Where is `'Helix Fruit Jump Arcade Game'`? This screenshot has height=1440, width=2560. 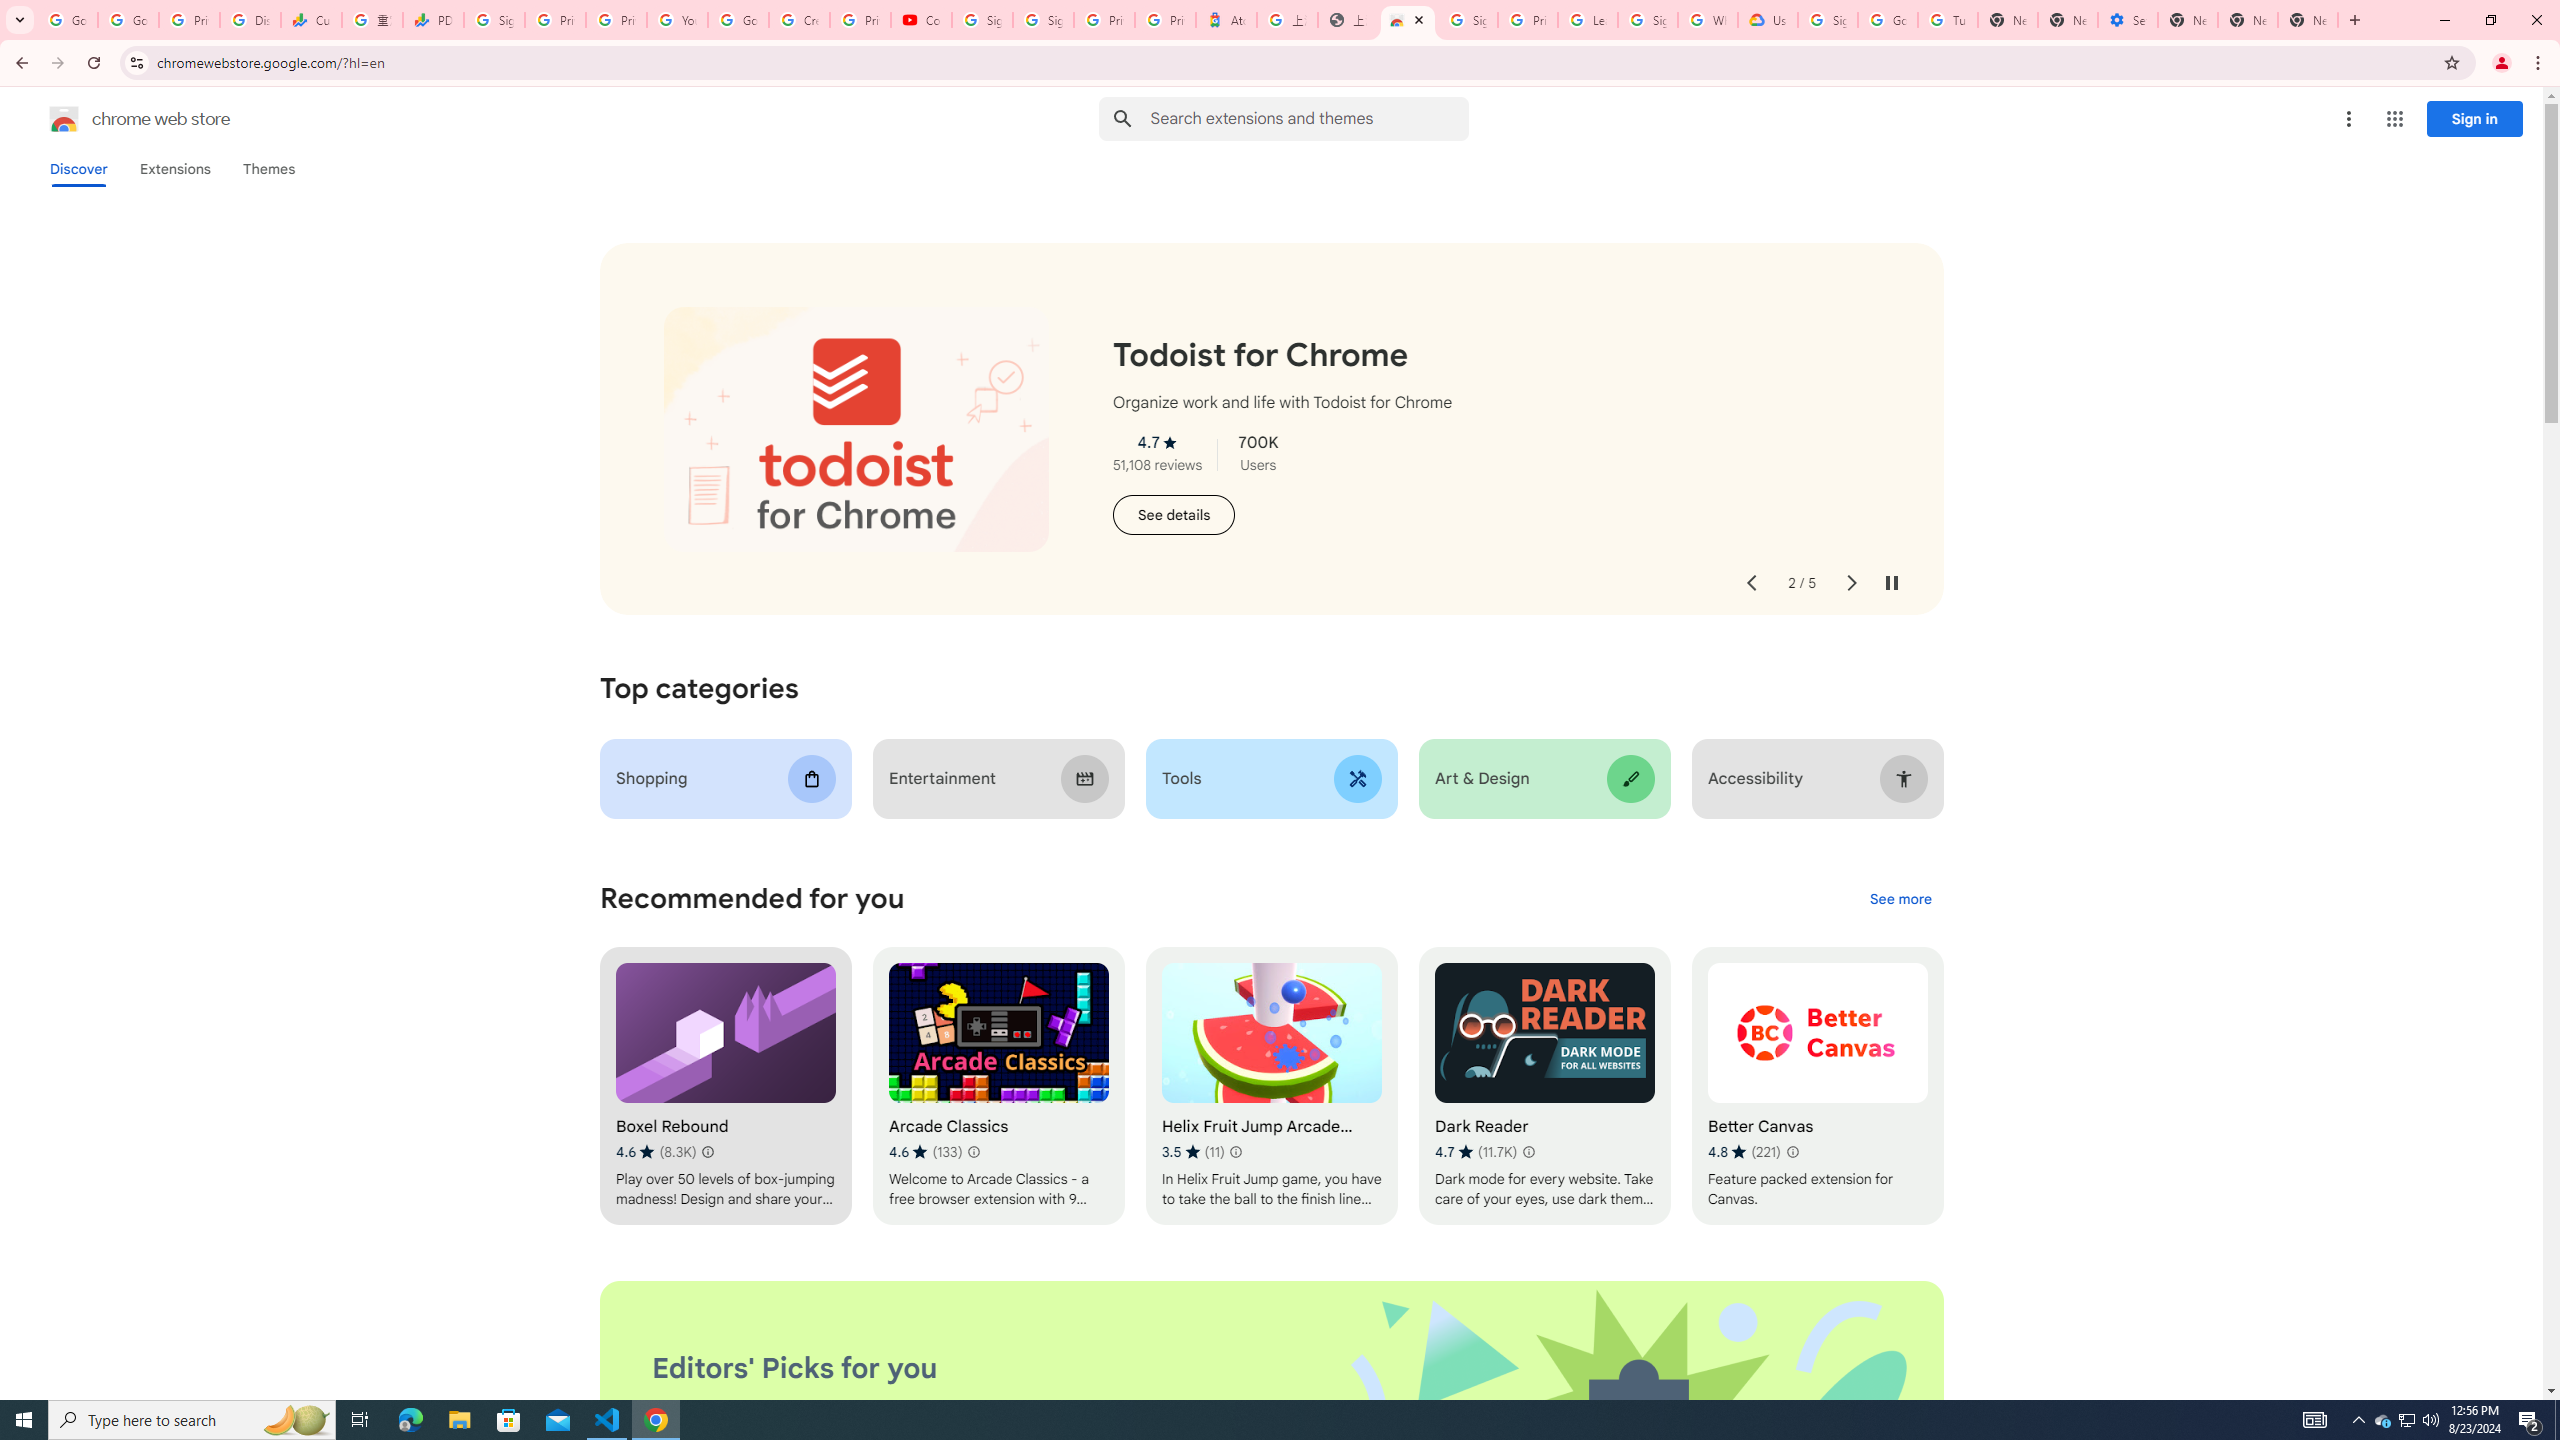
'Helix Fruit Jump Arcade Game' is located at coordinates (1271, 1085).